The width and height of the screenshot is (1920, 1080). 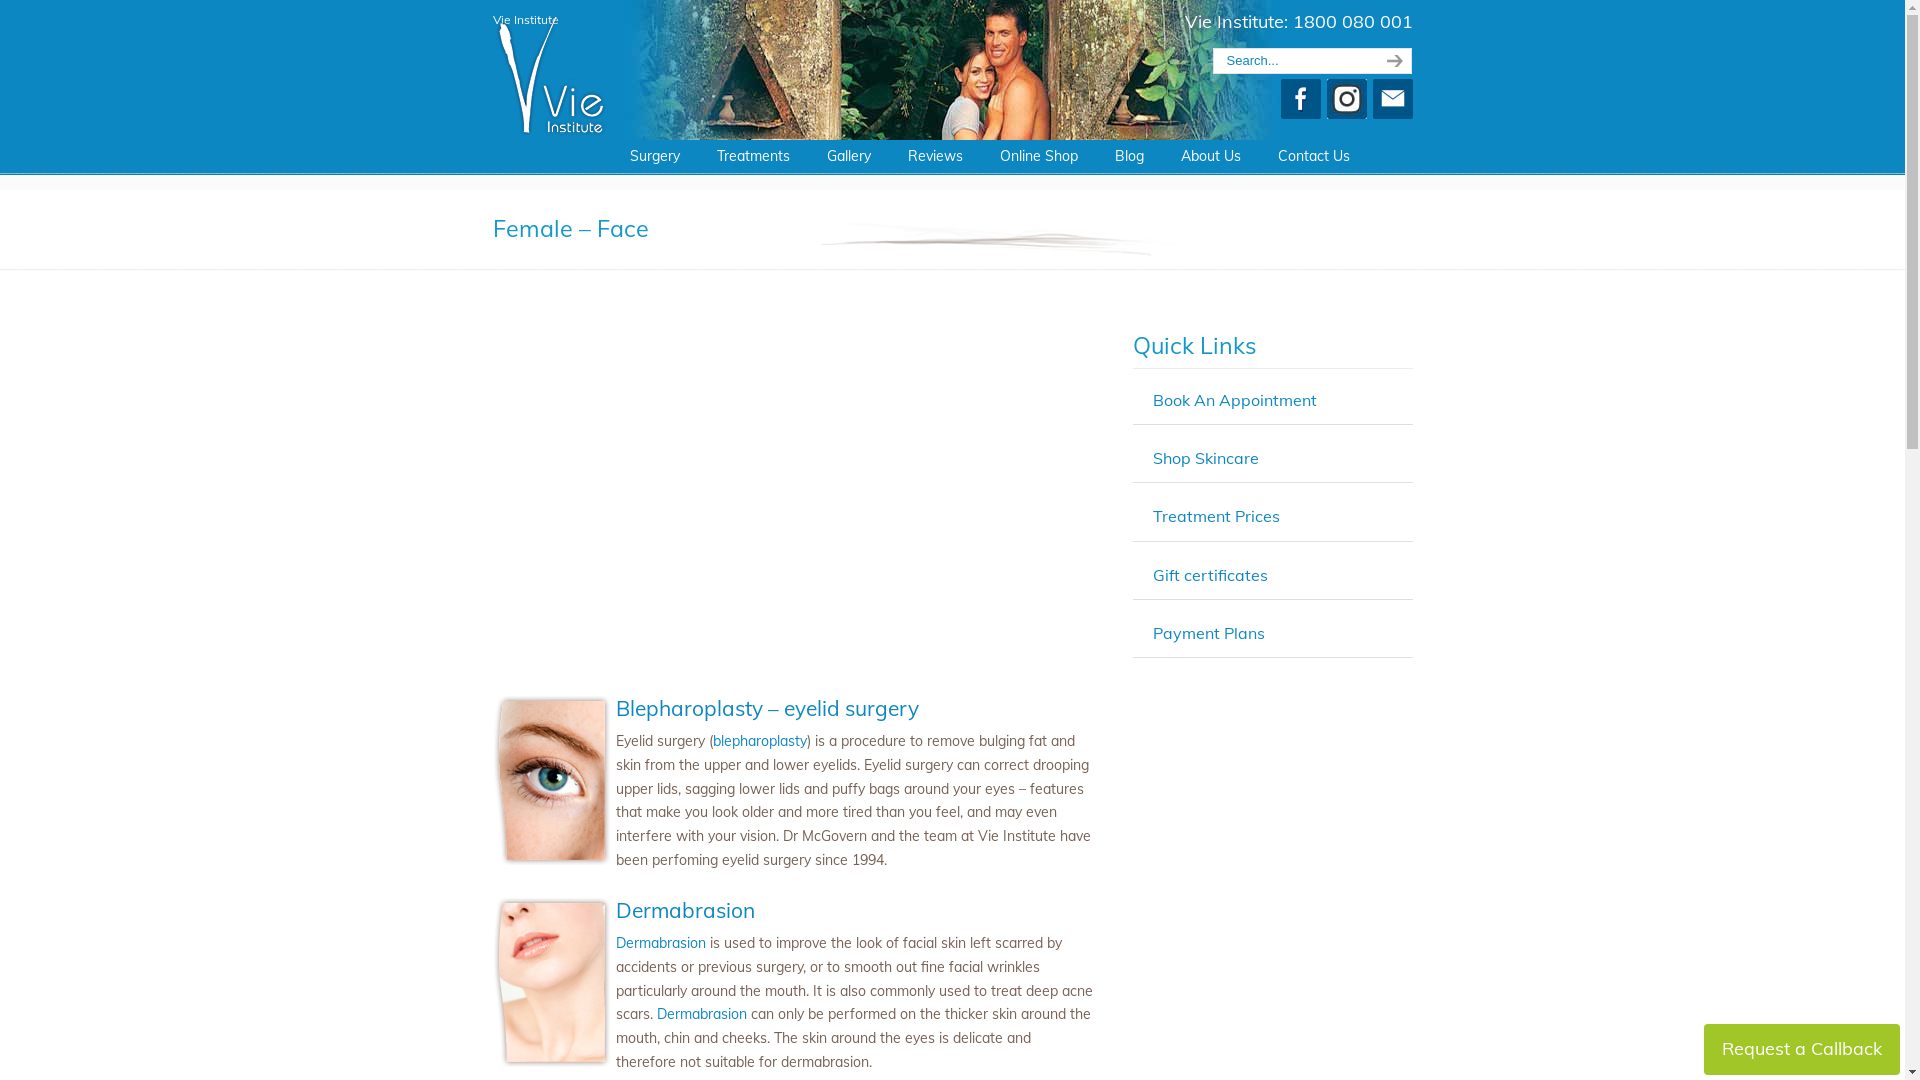 I want to click on 'Request a Callback', so click(x=1801, y=1048).